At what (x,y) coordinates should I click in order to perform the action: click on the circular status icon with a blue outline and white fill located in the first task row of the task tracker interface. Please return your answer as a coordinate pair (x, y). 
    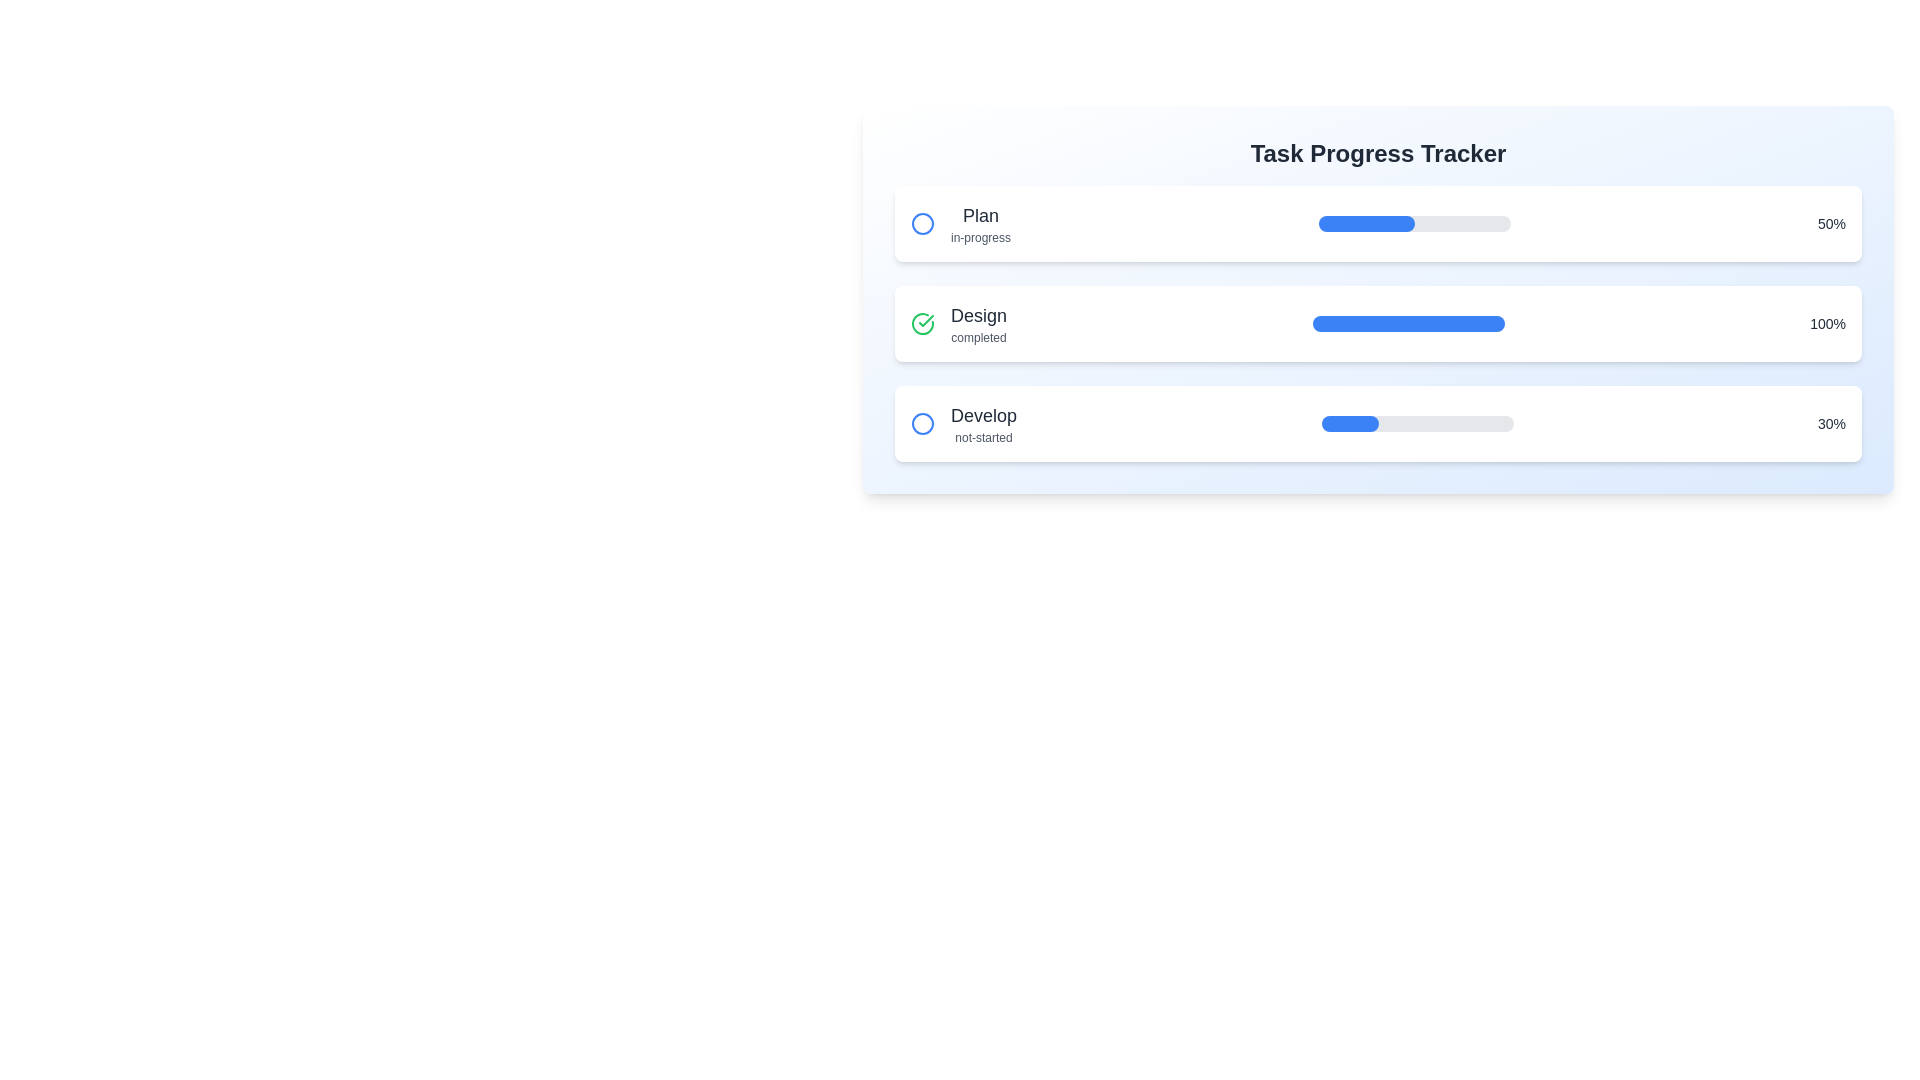
    Looking at the image, I should click on (921, 223).